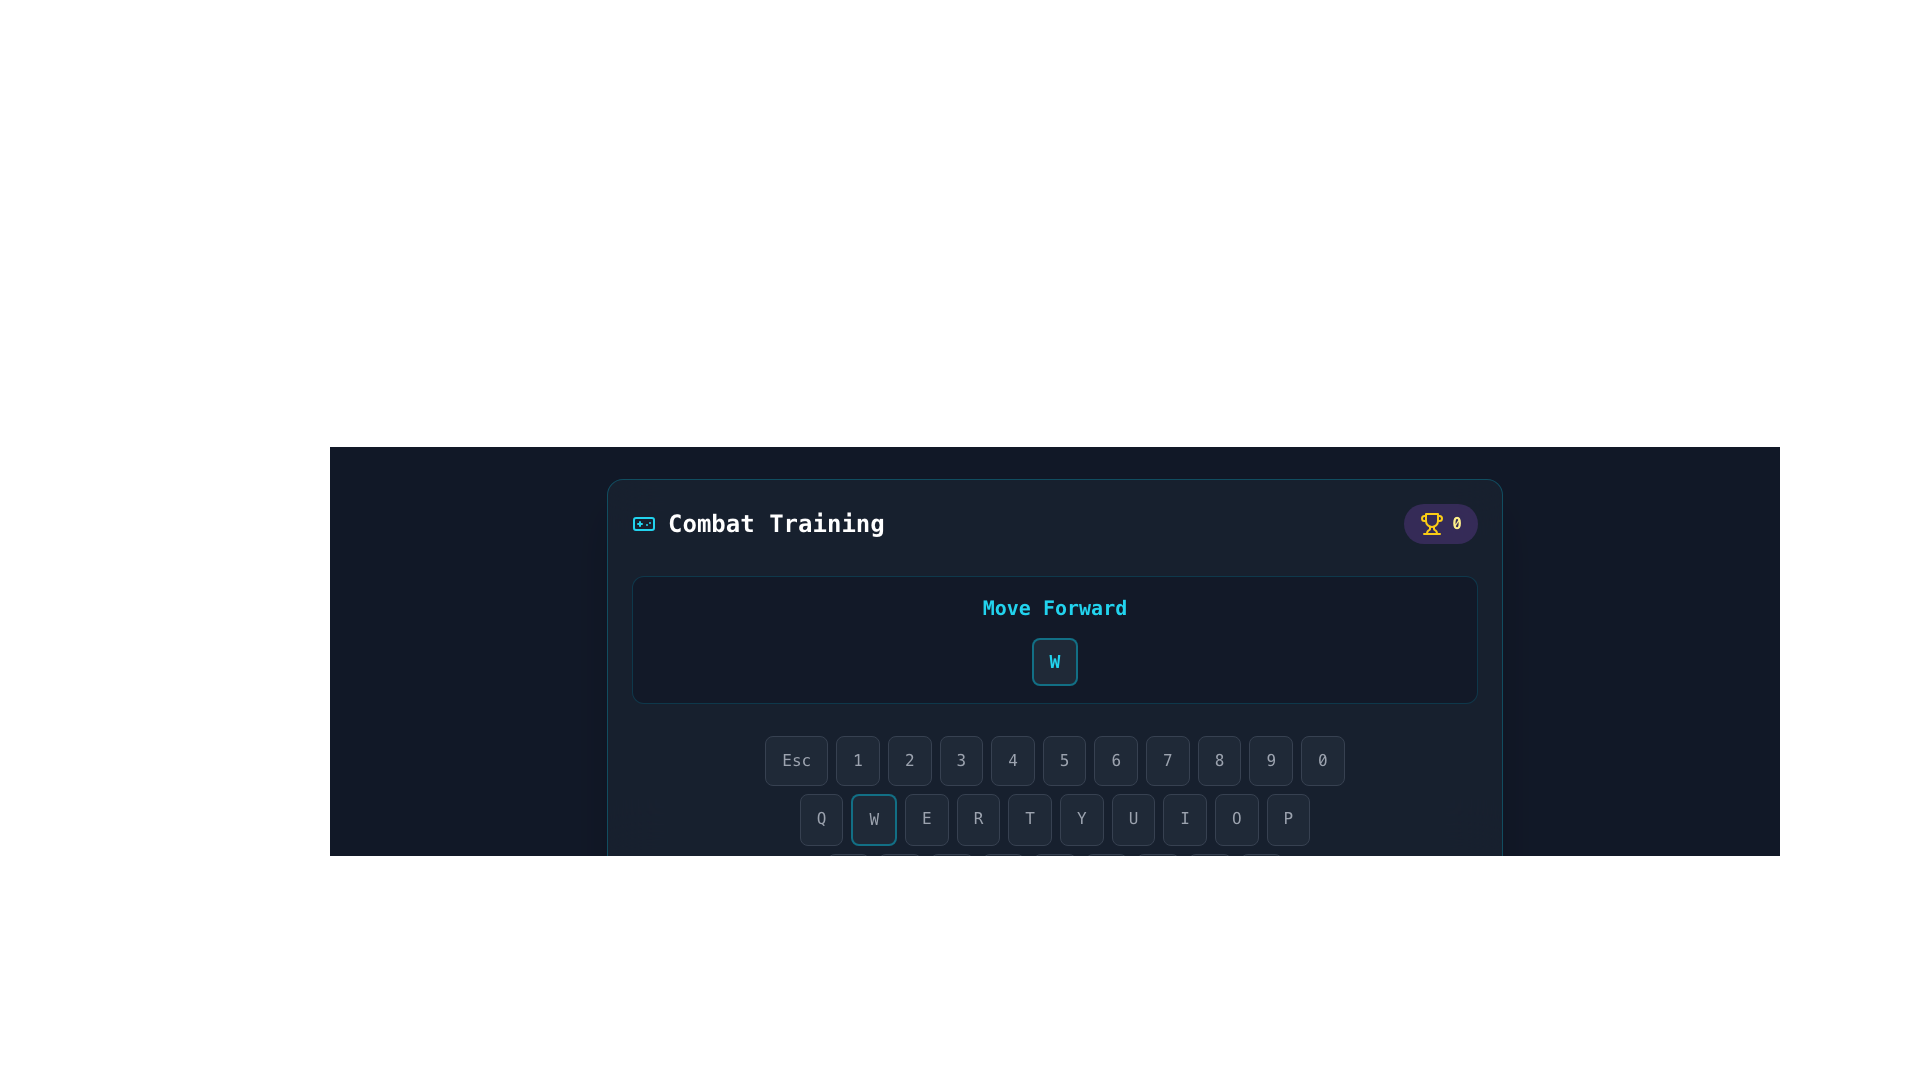  What do you see at coordinates (1030, 820) in the screenshot?
I see `the fifth button in the row of key-like buttons (T)` at bounding box center [1030, 820].